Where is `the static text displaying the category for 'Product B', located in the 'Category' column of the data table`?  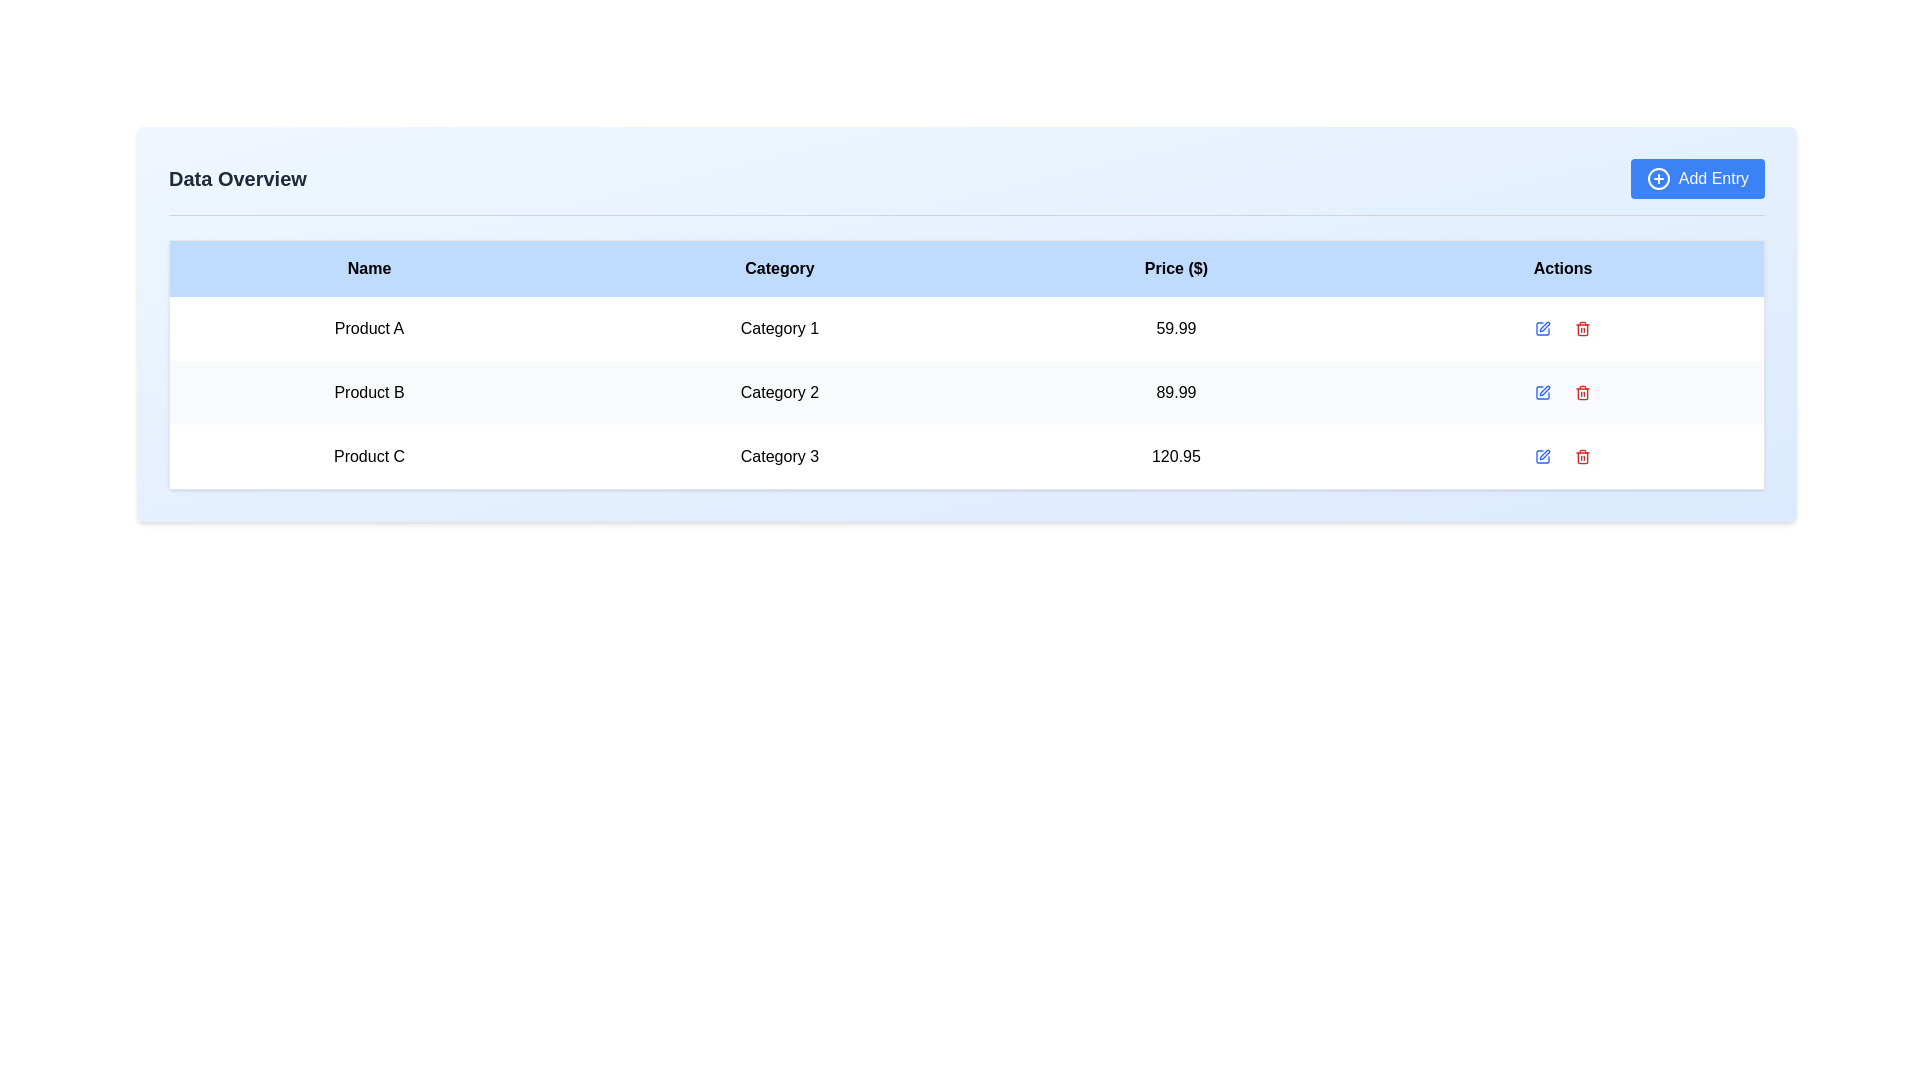
the static text displaying the category for 'Product B', located in the 'Category' column of the data table is located at coordinates (778, 393).